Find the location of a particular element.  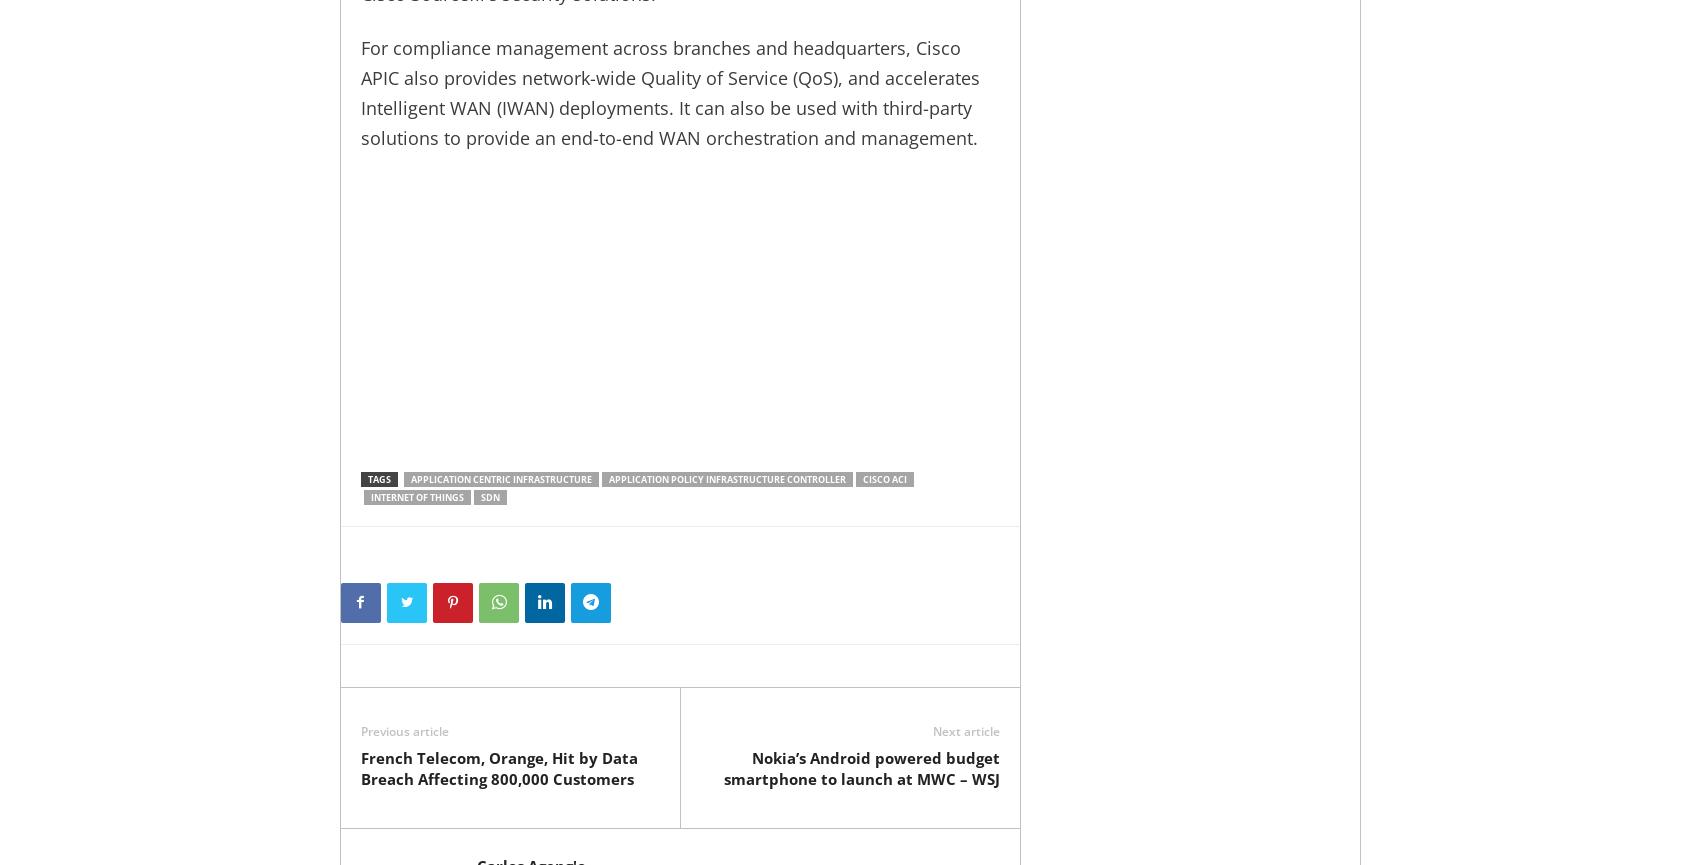

'SDN' is located at coordinates (480, 496).